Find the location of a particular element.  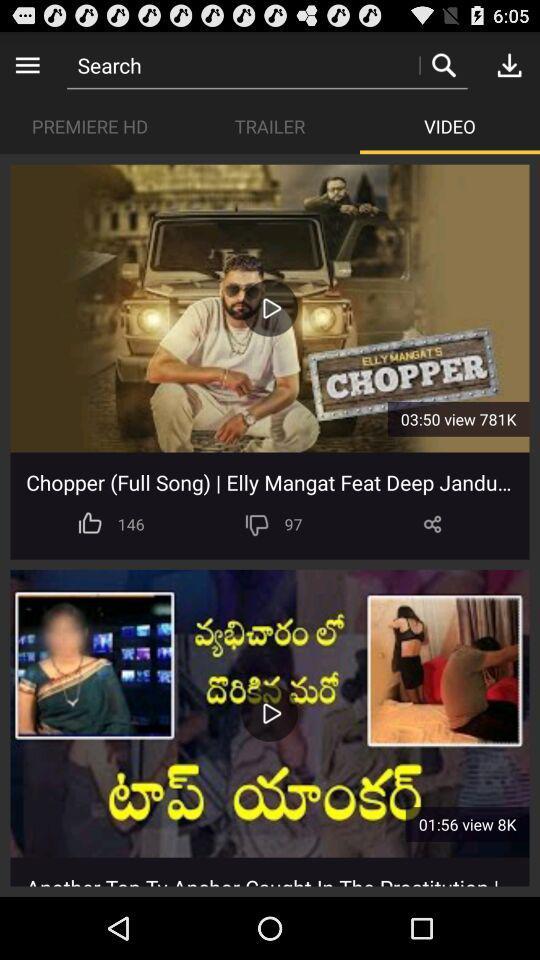

previous is located at coordinates (26, 64).